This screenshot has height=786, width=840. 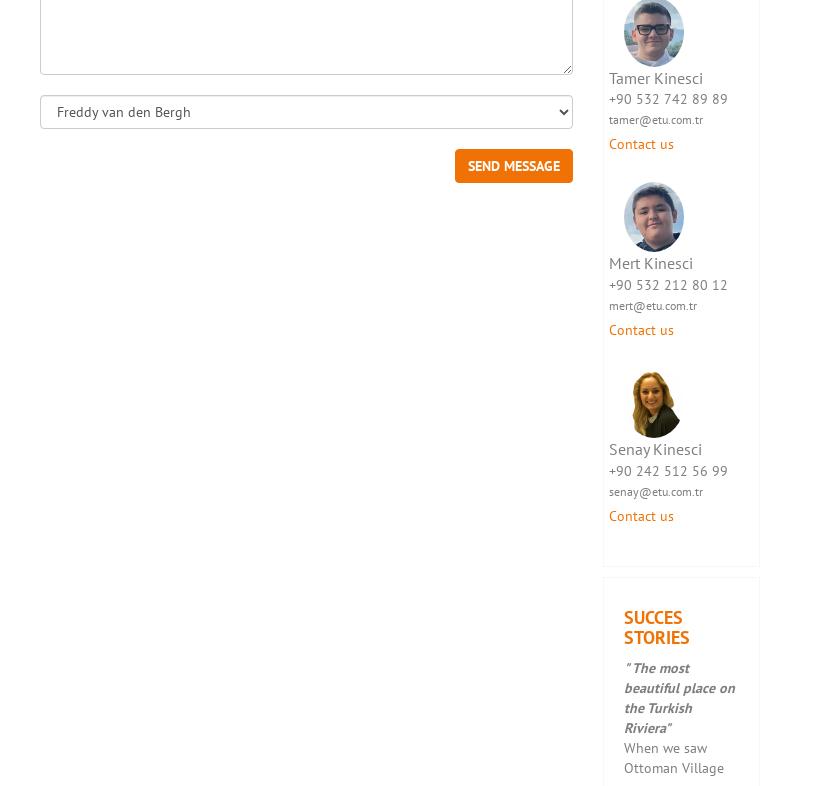 I want to click on '+90 532 212 80 12', so click(x=667, y=285).